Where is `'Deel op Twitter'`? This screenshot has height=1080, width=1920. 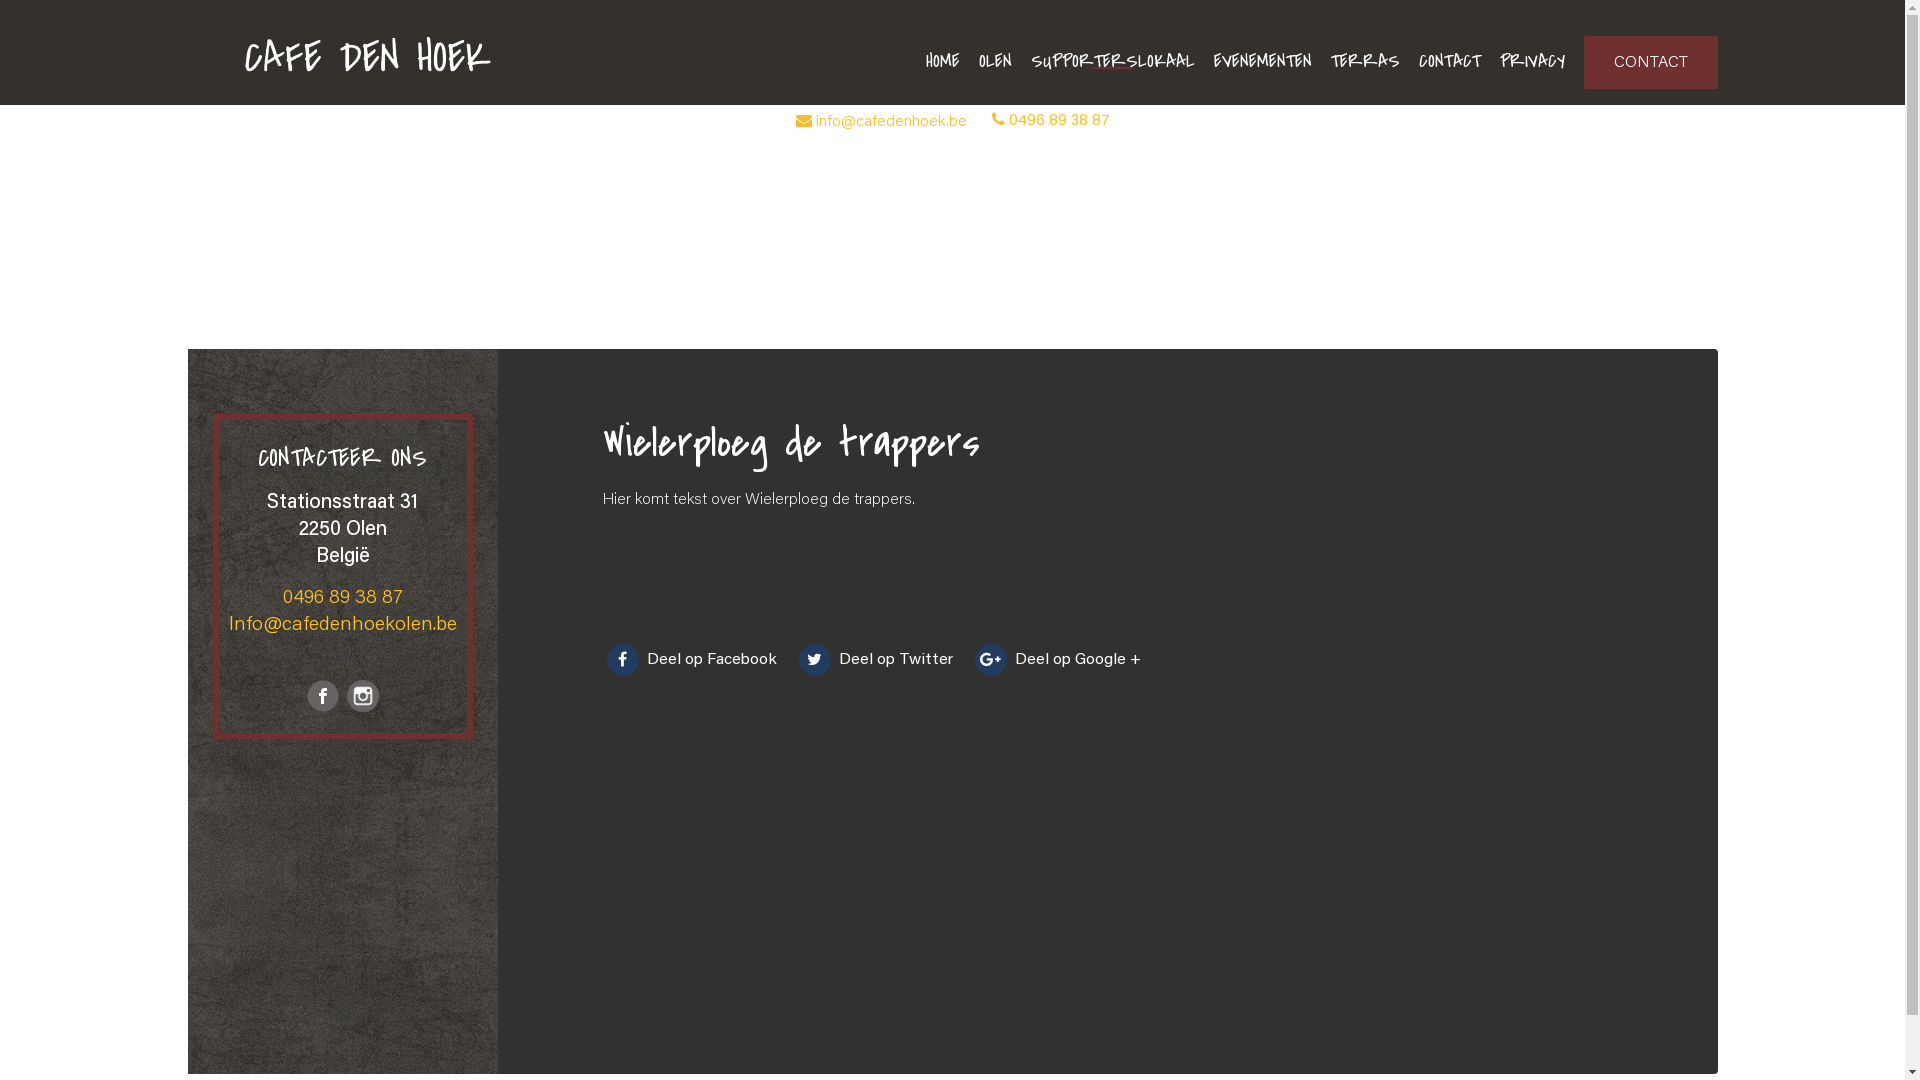 'Deel op Twitter' is located at coordinates (792, 659).